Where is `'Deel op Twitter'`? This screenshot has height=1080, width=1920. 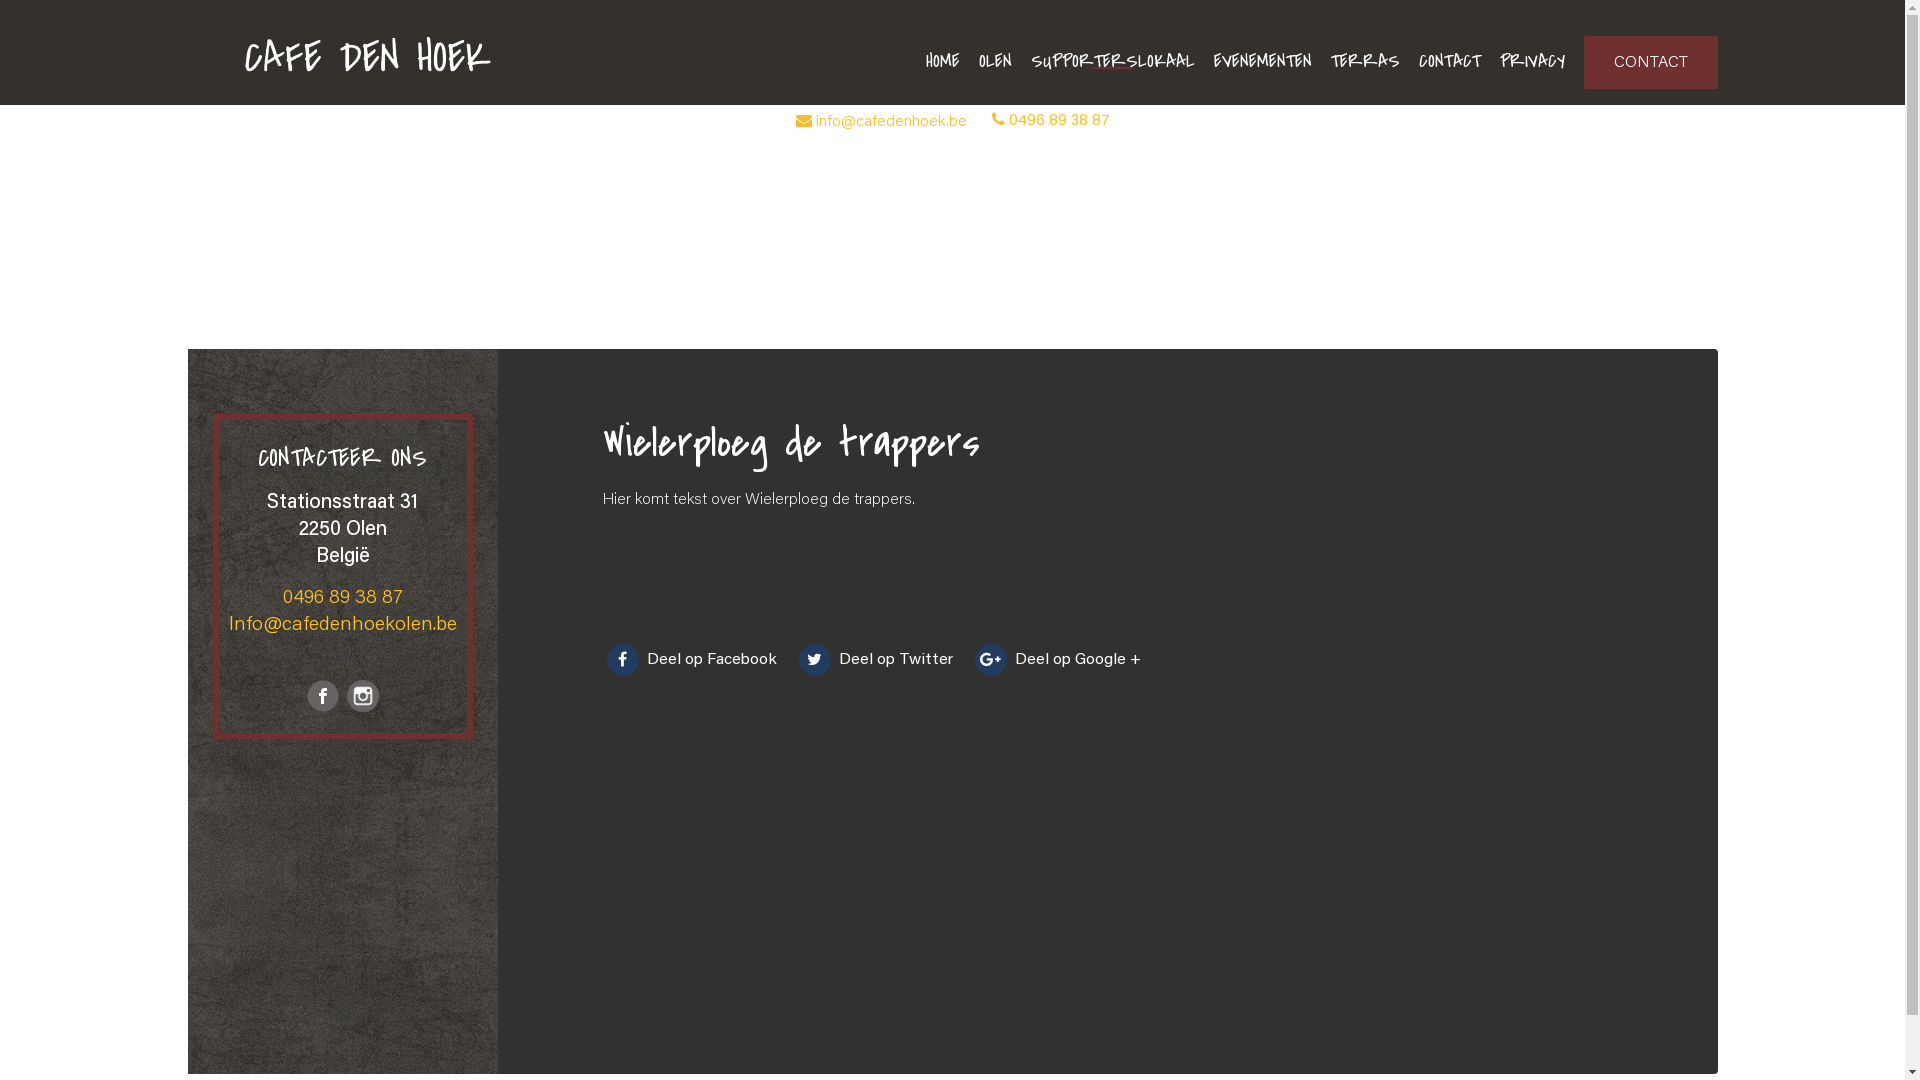 'Deel op Twitter' is located at coordinates (792, 659).